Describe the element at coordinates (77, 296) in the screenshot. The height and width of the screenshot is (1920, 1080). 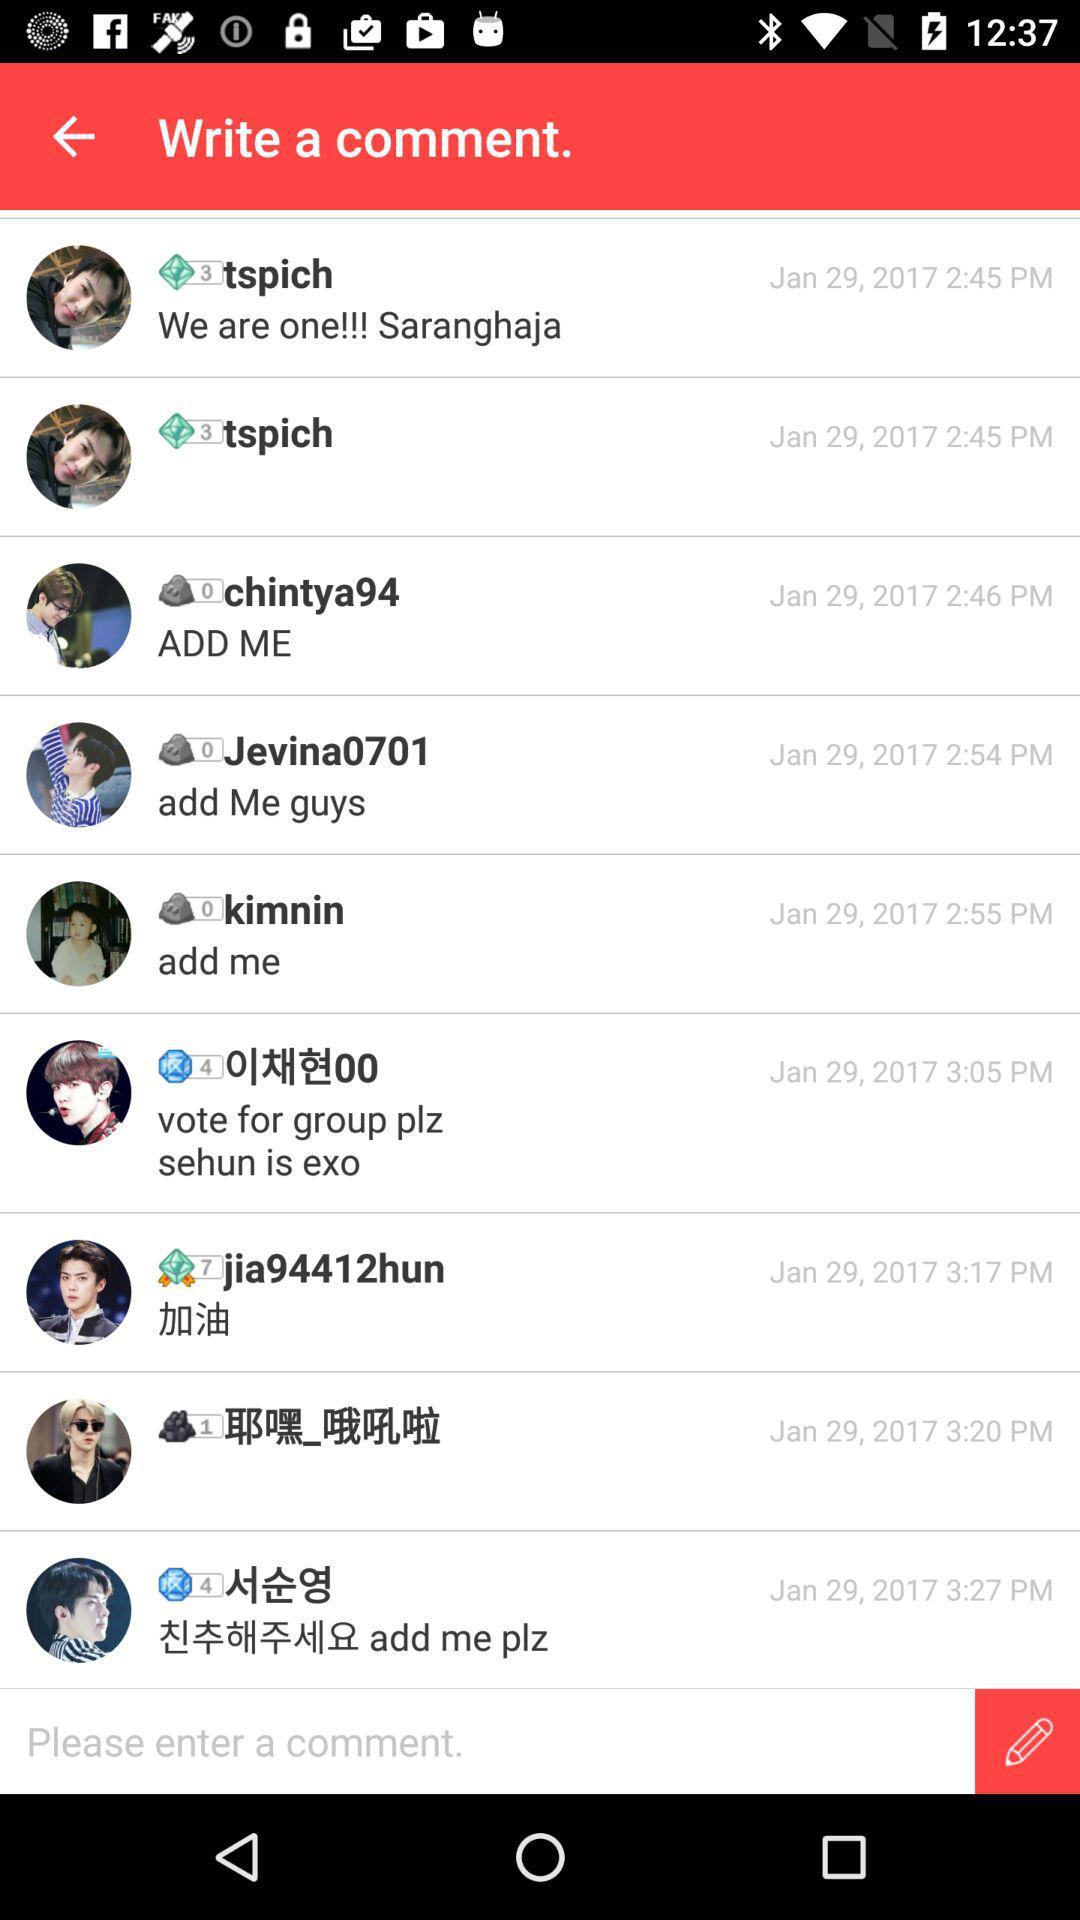
I see `check the profile` at that location.